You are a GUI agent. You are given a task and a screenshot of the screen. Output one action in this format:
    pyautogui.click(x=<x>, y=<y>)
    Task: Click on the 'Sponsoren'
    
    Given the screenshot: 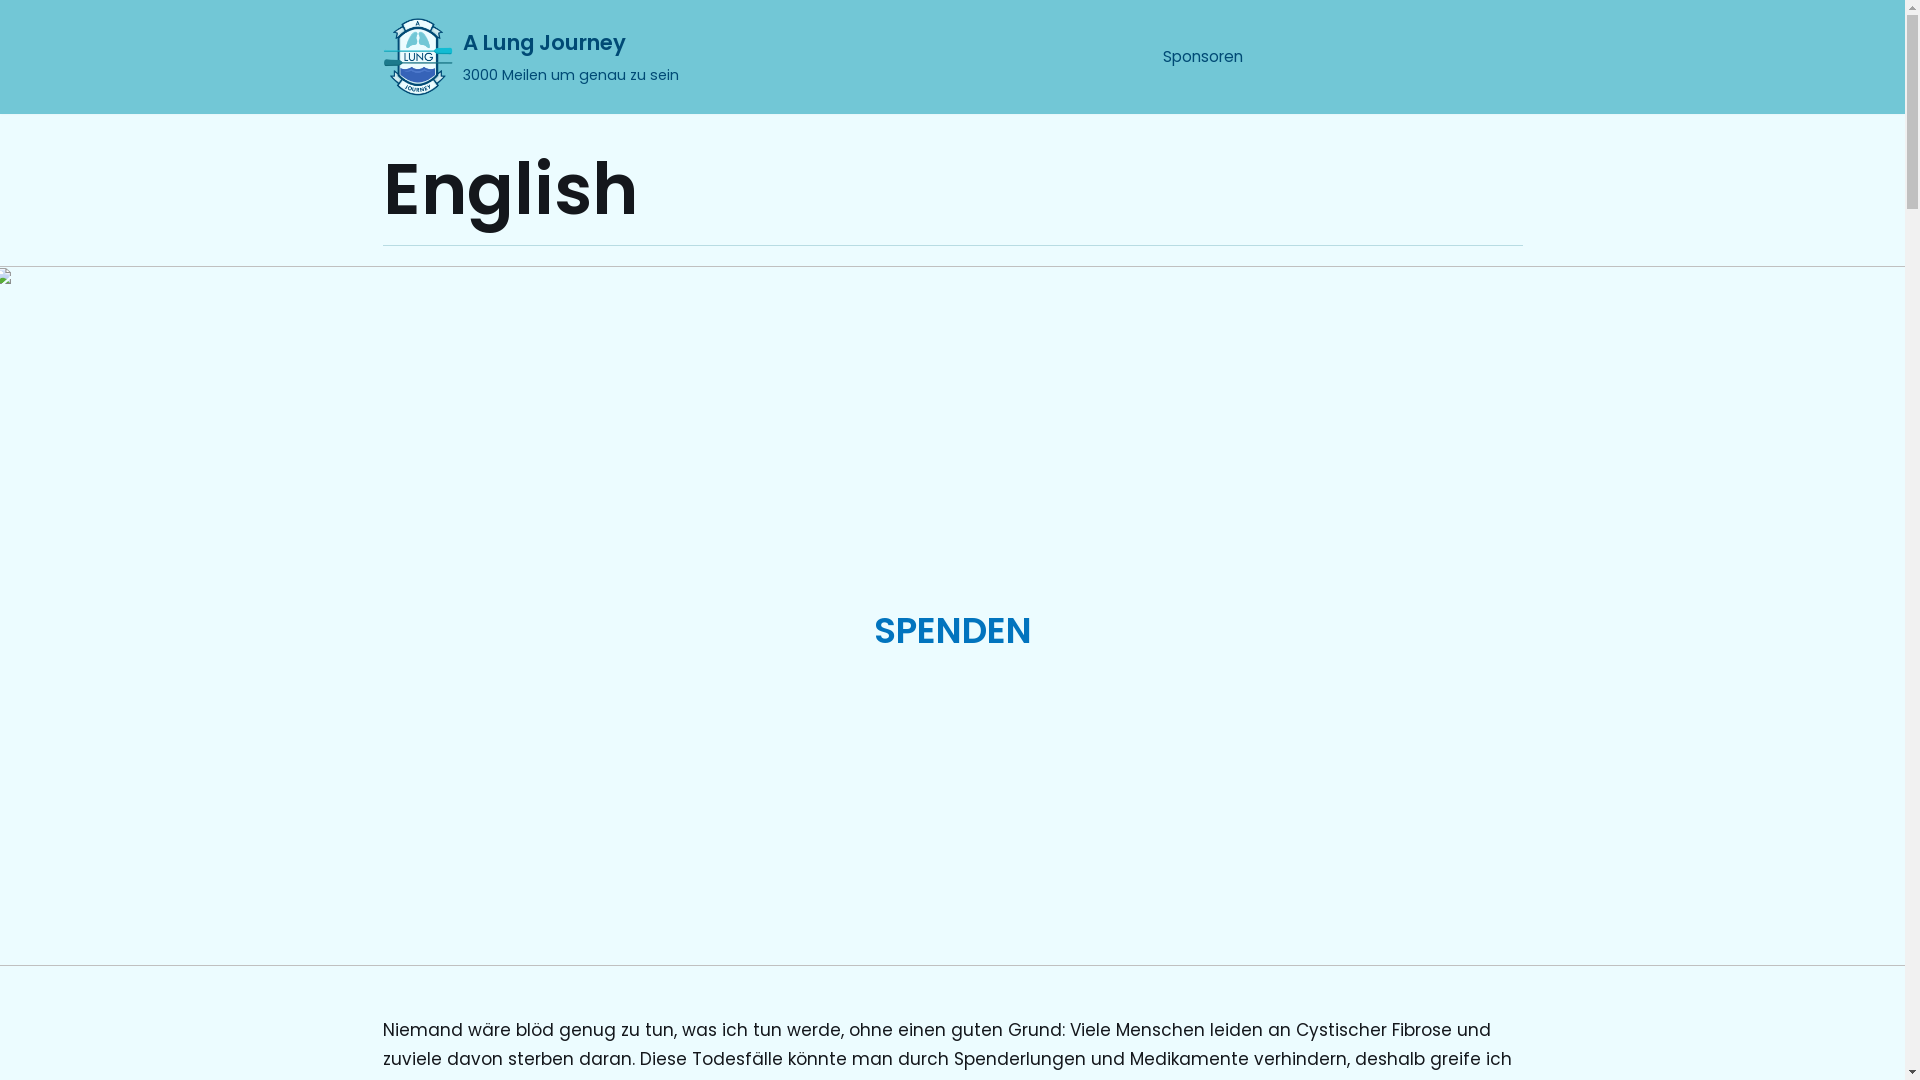 What is the action you would take?
    pyautogui.click(x=1200, y=56)
    